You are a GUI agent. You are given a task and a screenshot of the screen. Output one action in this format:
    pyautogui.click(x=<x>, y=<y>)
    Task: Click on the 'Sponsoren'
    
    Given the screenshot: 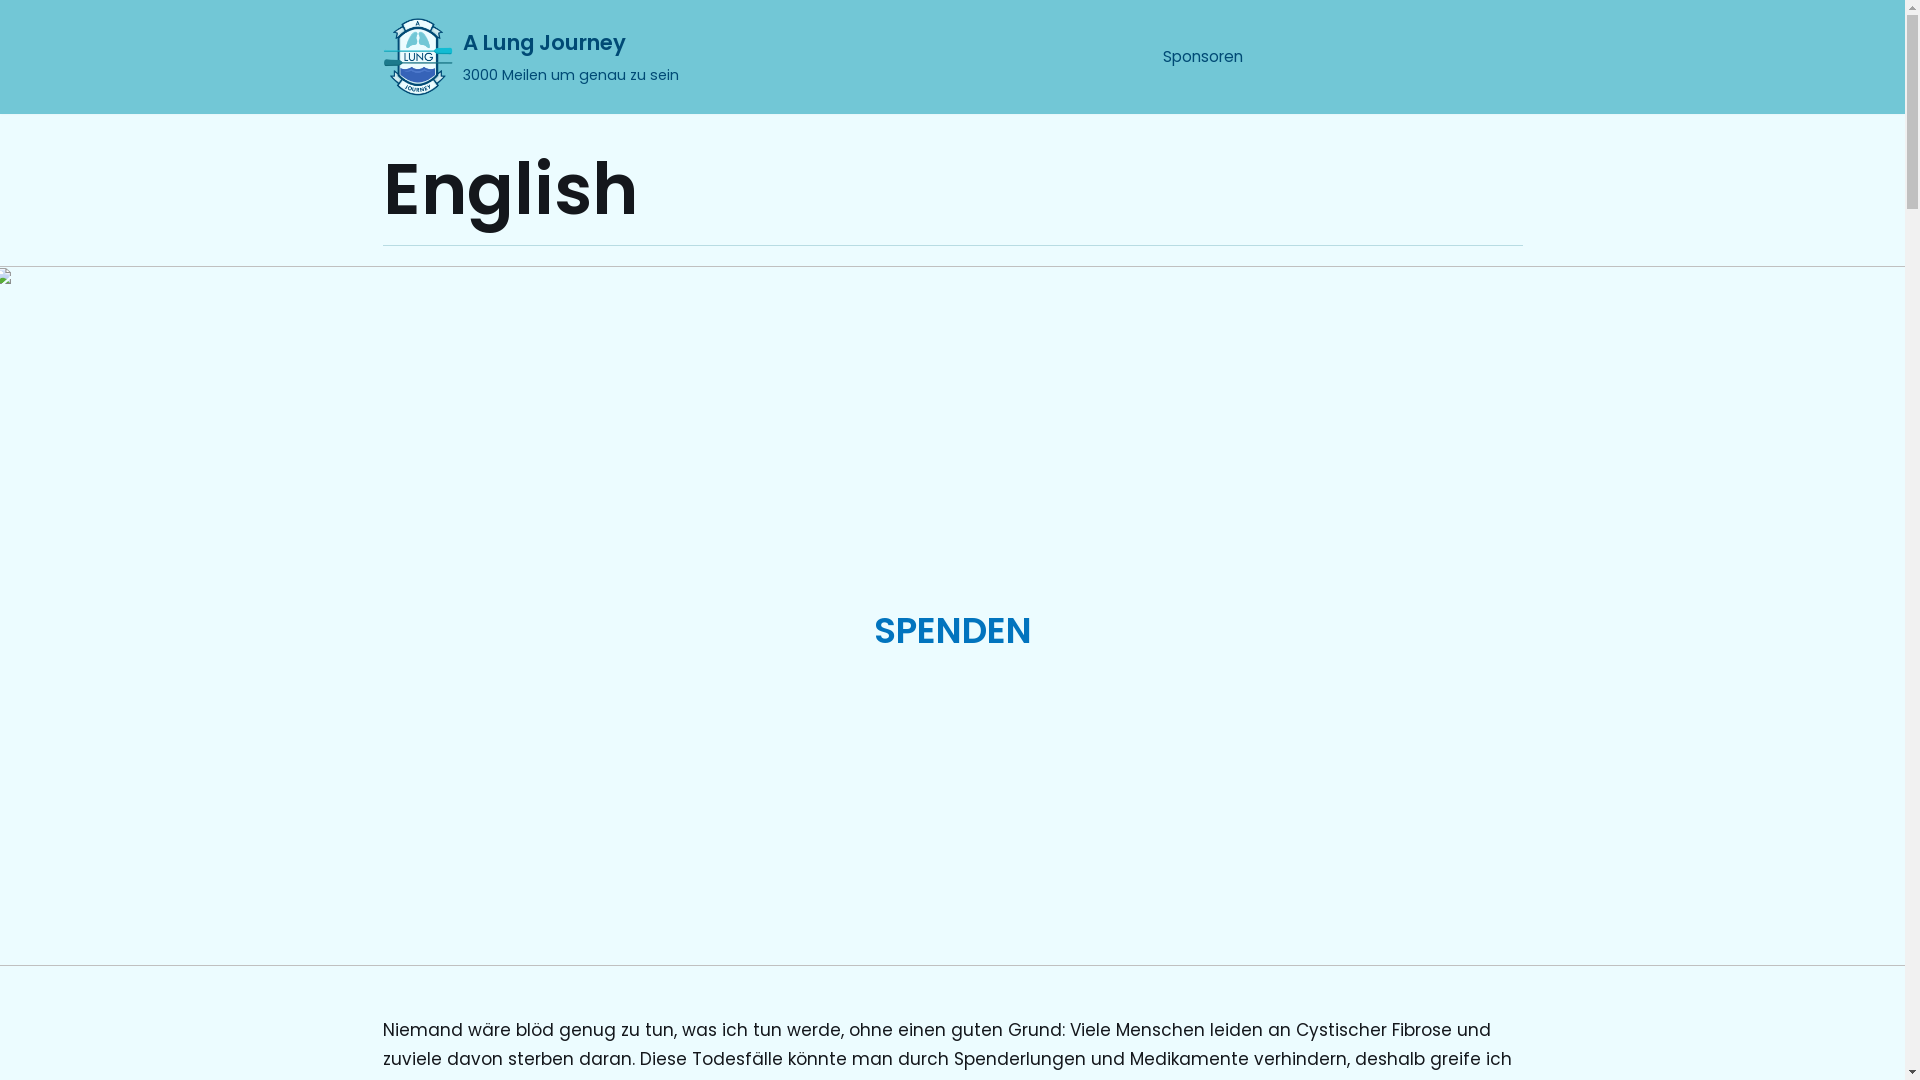 What is the action you would take?
    pyautogui.click(x=1200, y=56)
    